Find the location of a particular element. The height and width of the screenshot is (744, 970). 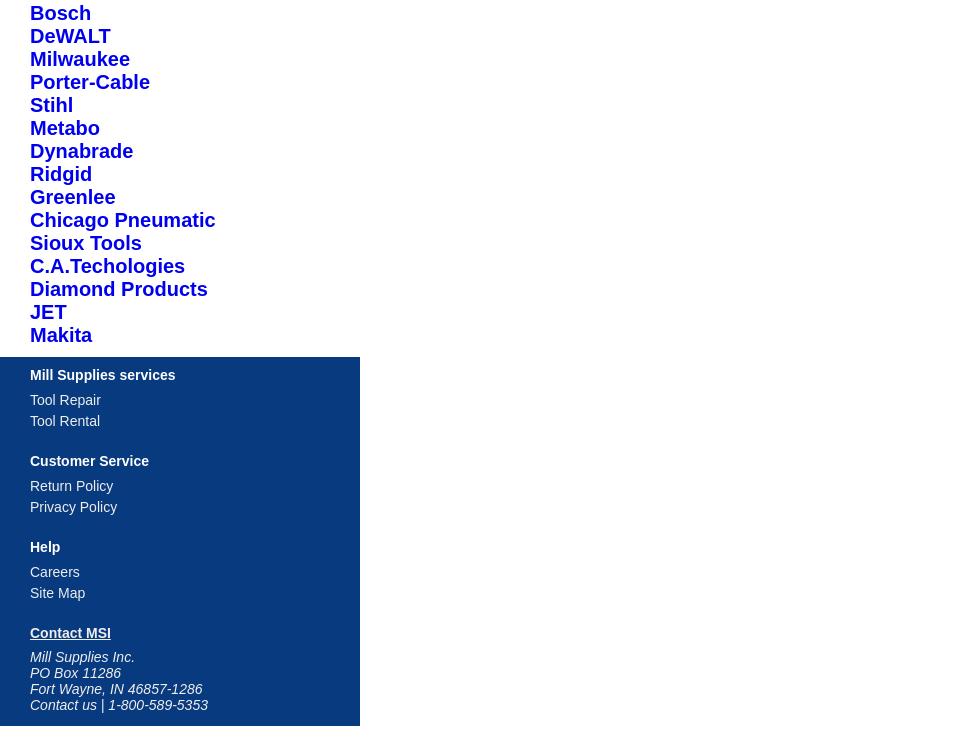

'Privacy Policy' is located at coordinates (72, 507).